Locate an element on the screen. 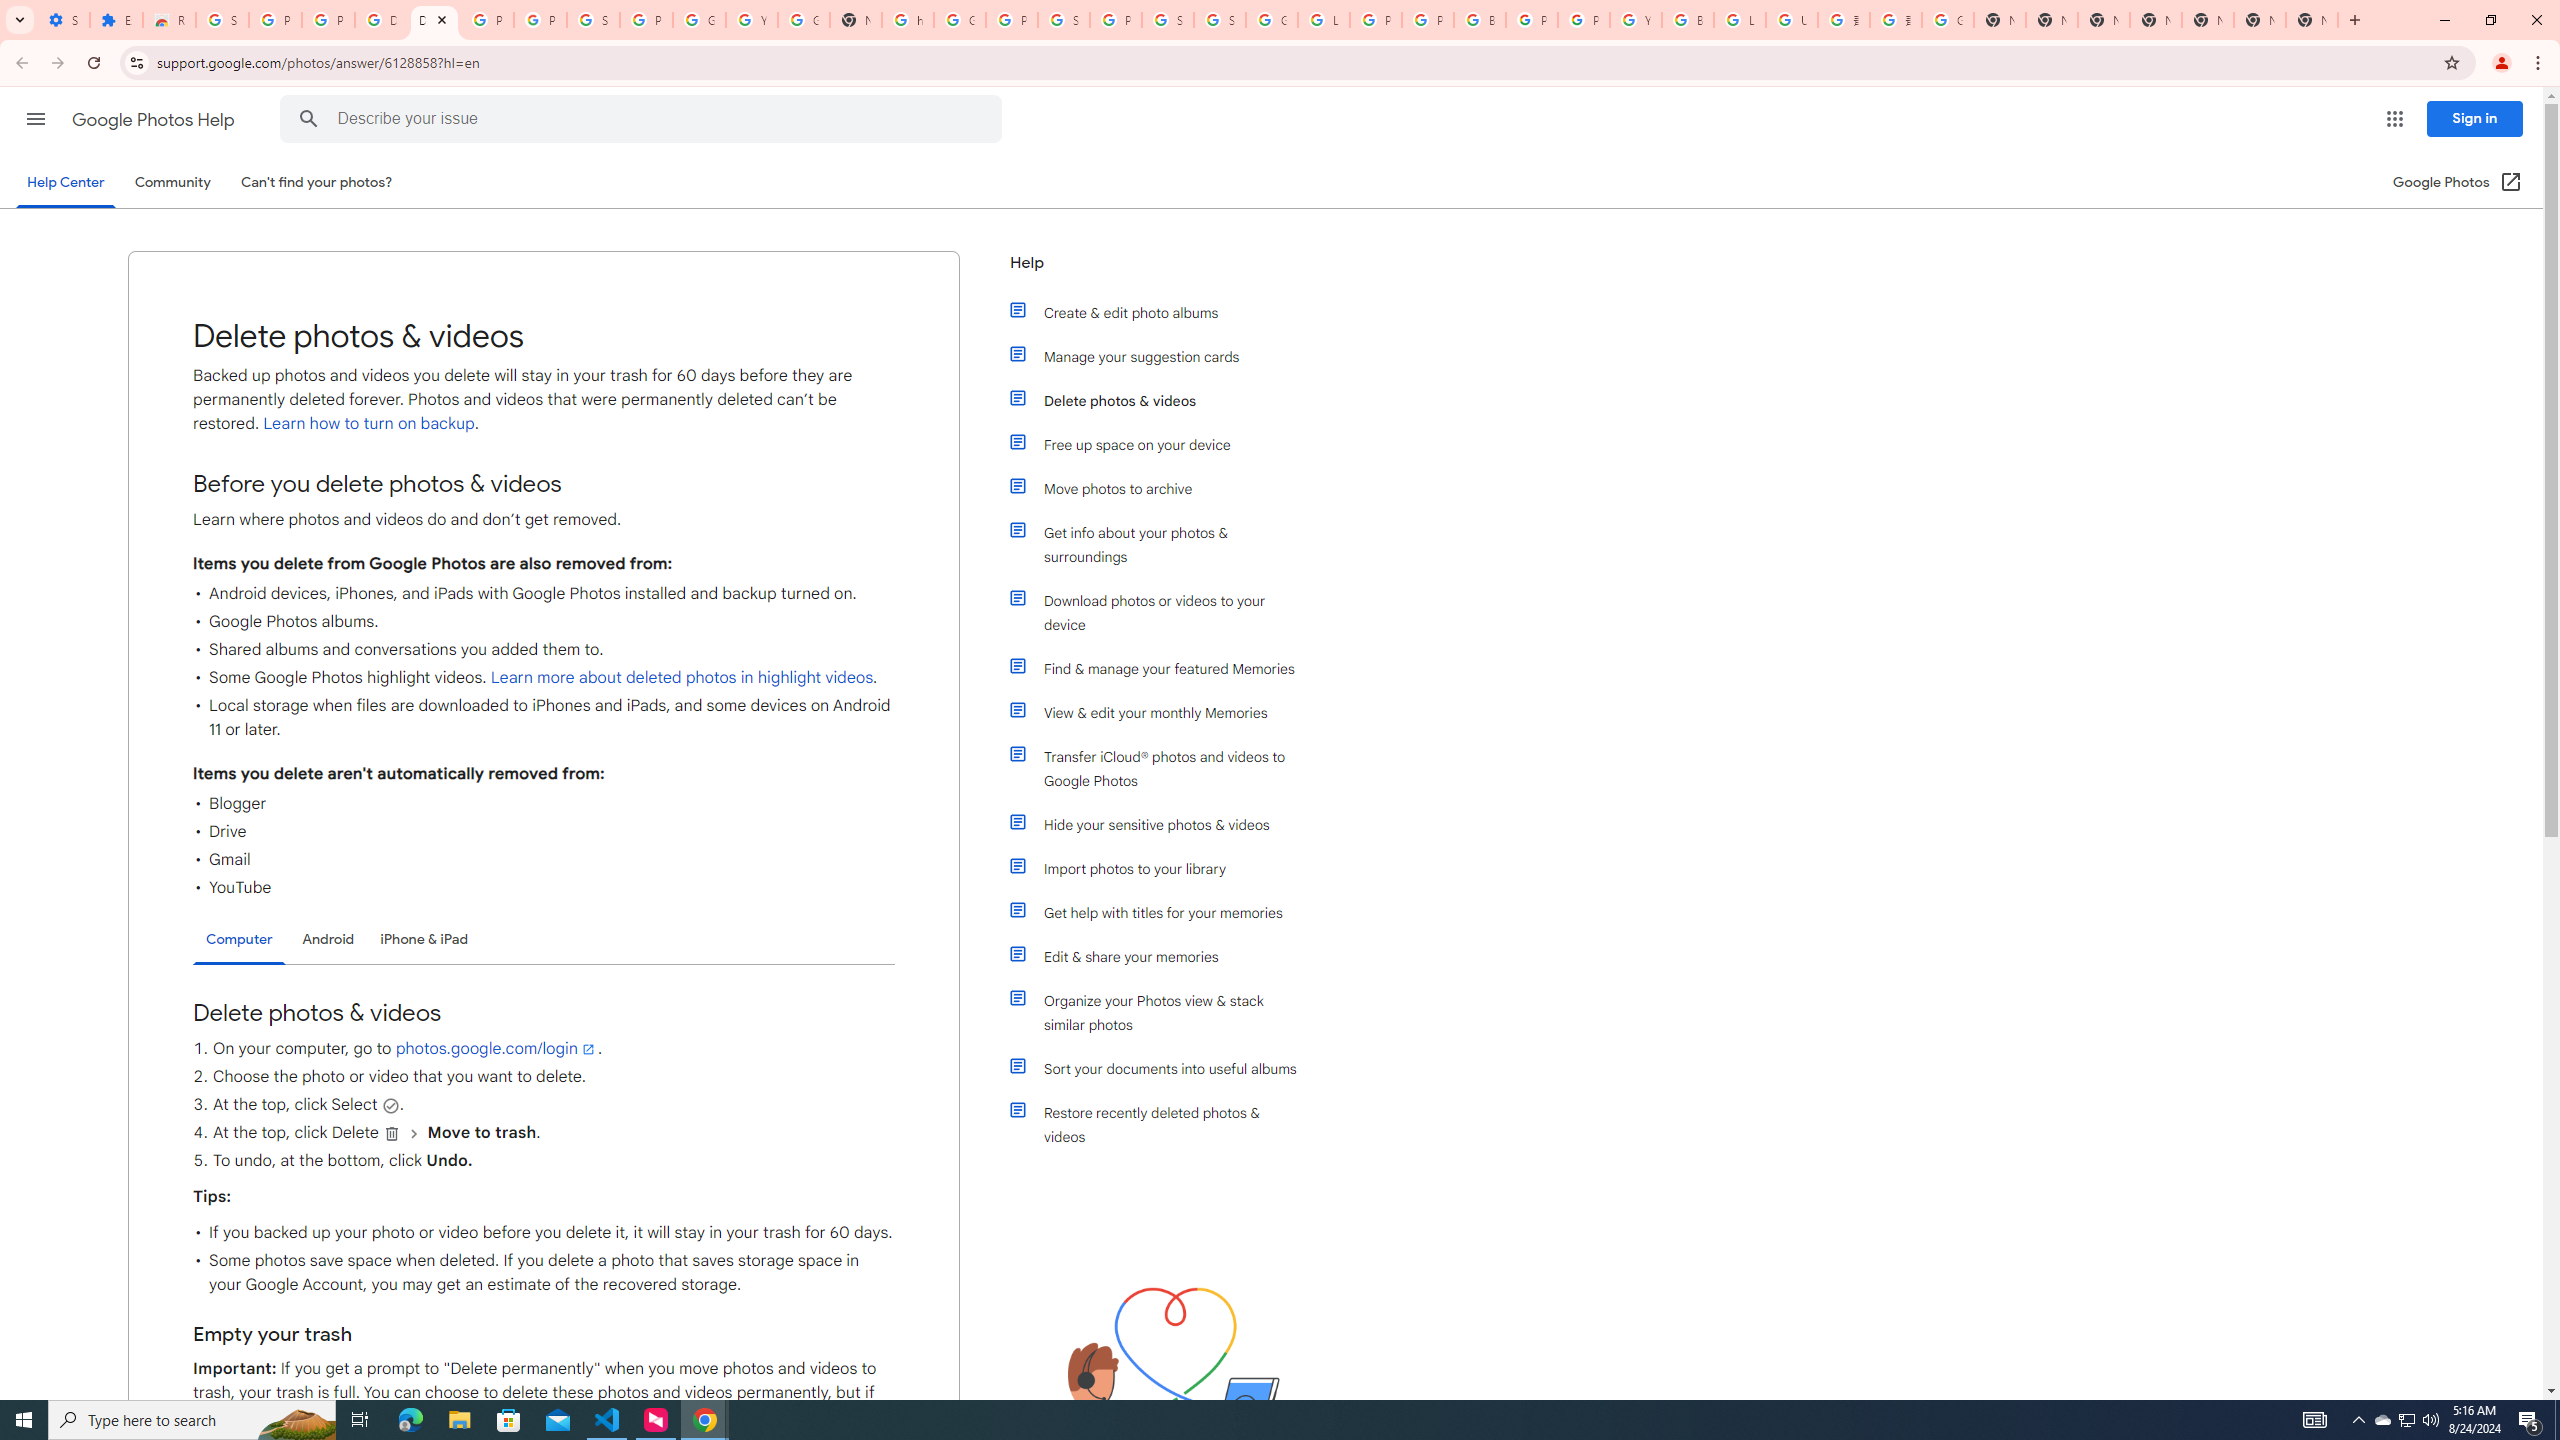 Image resolution: width=2560 pixels, height=1440 pixels. 'Select' is located at coordinates (390, 1104).